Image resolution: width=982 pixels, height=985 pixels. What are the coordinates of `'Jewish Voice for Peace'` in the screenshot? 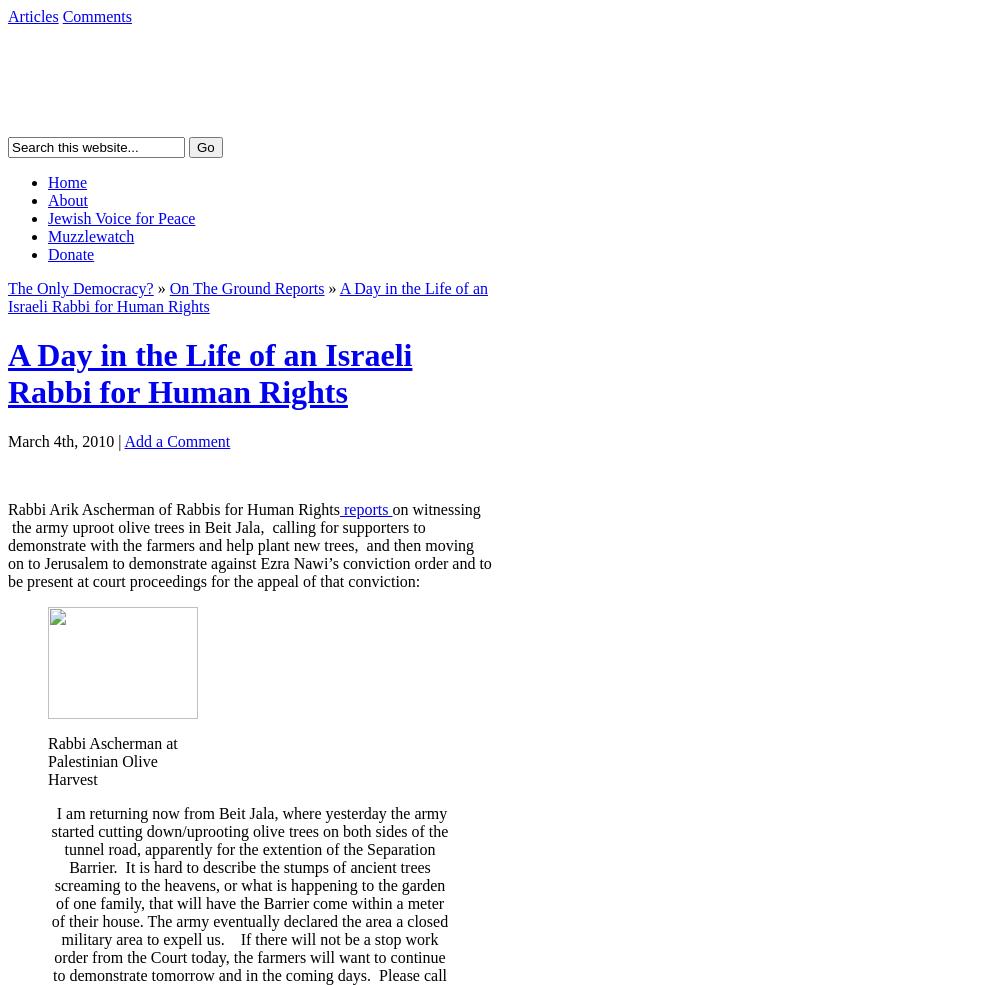 It's located at (47, 217).